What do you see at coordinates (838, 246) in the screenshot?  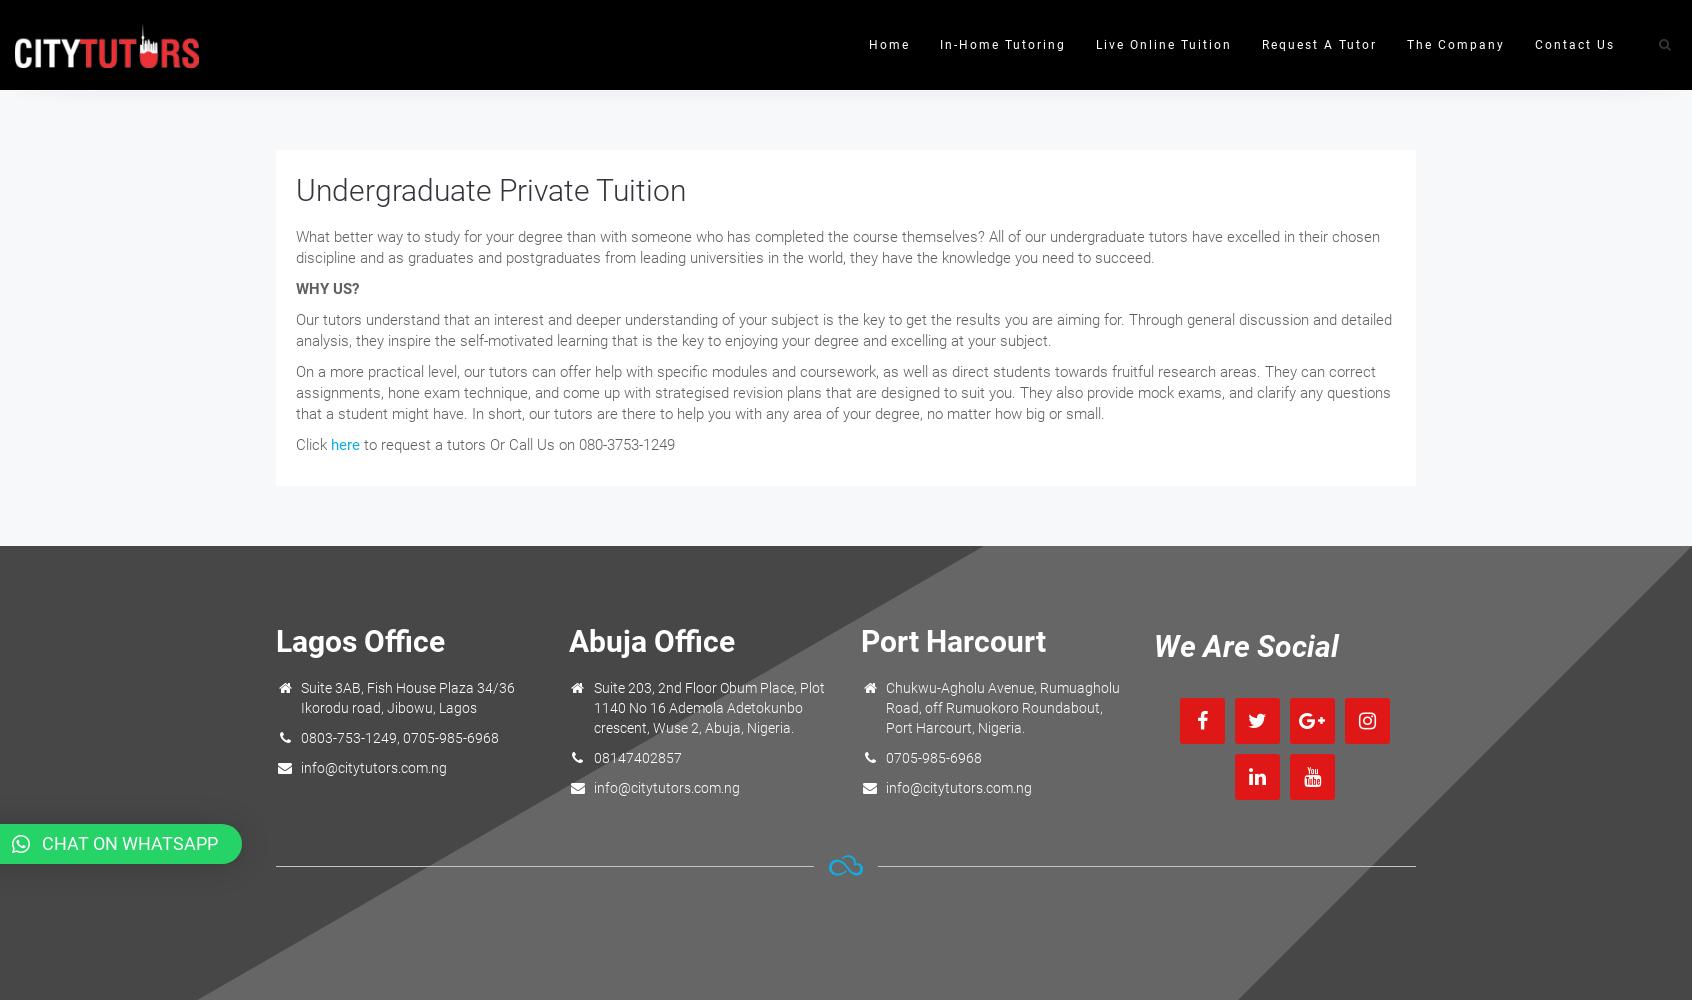 I see `'What better way to study for your degree than with someone who has completed the course themselves? All of our undergraduate tutors have excelled in their chosen discipline and as graduates and postgraduates from leading universities in the world, they have the knowledge you need to succeed.'` at bounding box center [838, 246].